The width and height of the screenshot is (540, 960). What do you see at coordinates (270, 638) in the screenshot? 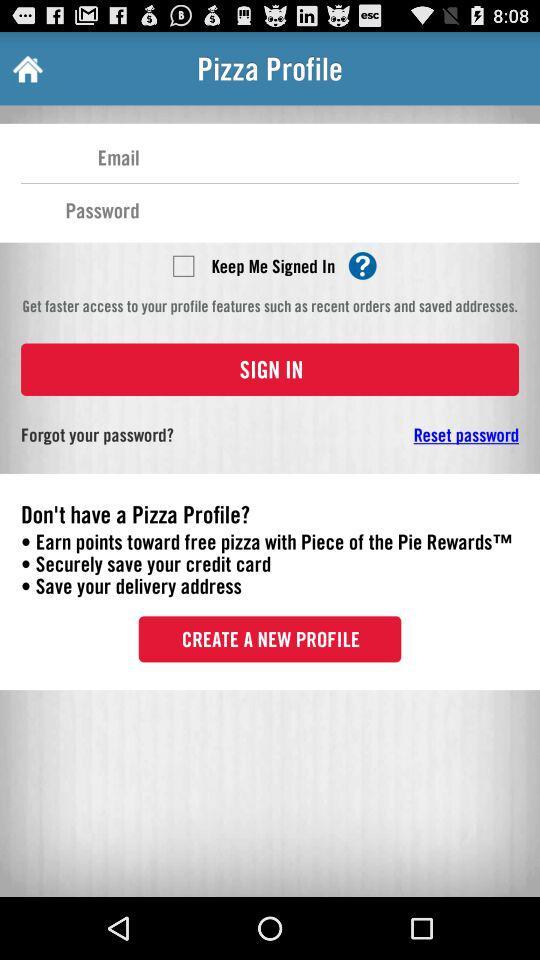
I see `create a new item` at bounding box center [270, 638].